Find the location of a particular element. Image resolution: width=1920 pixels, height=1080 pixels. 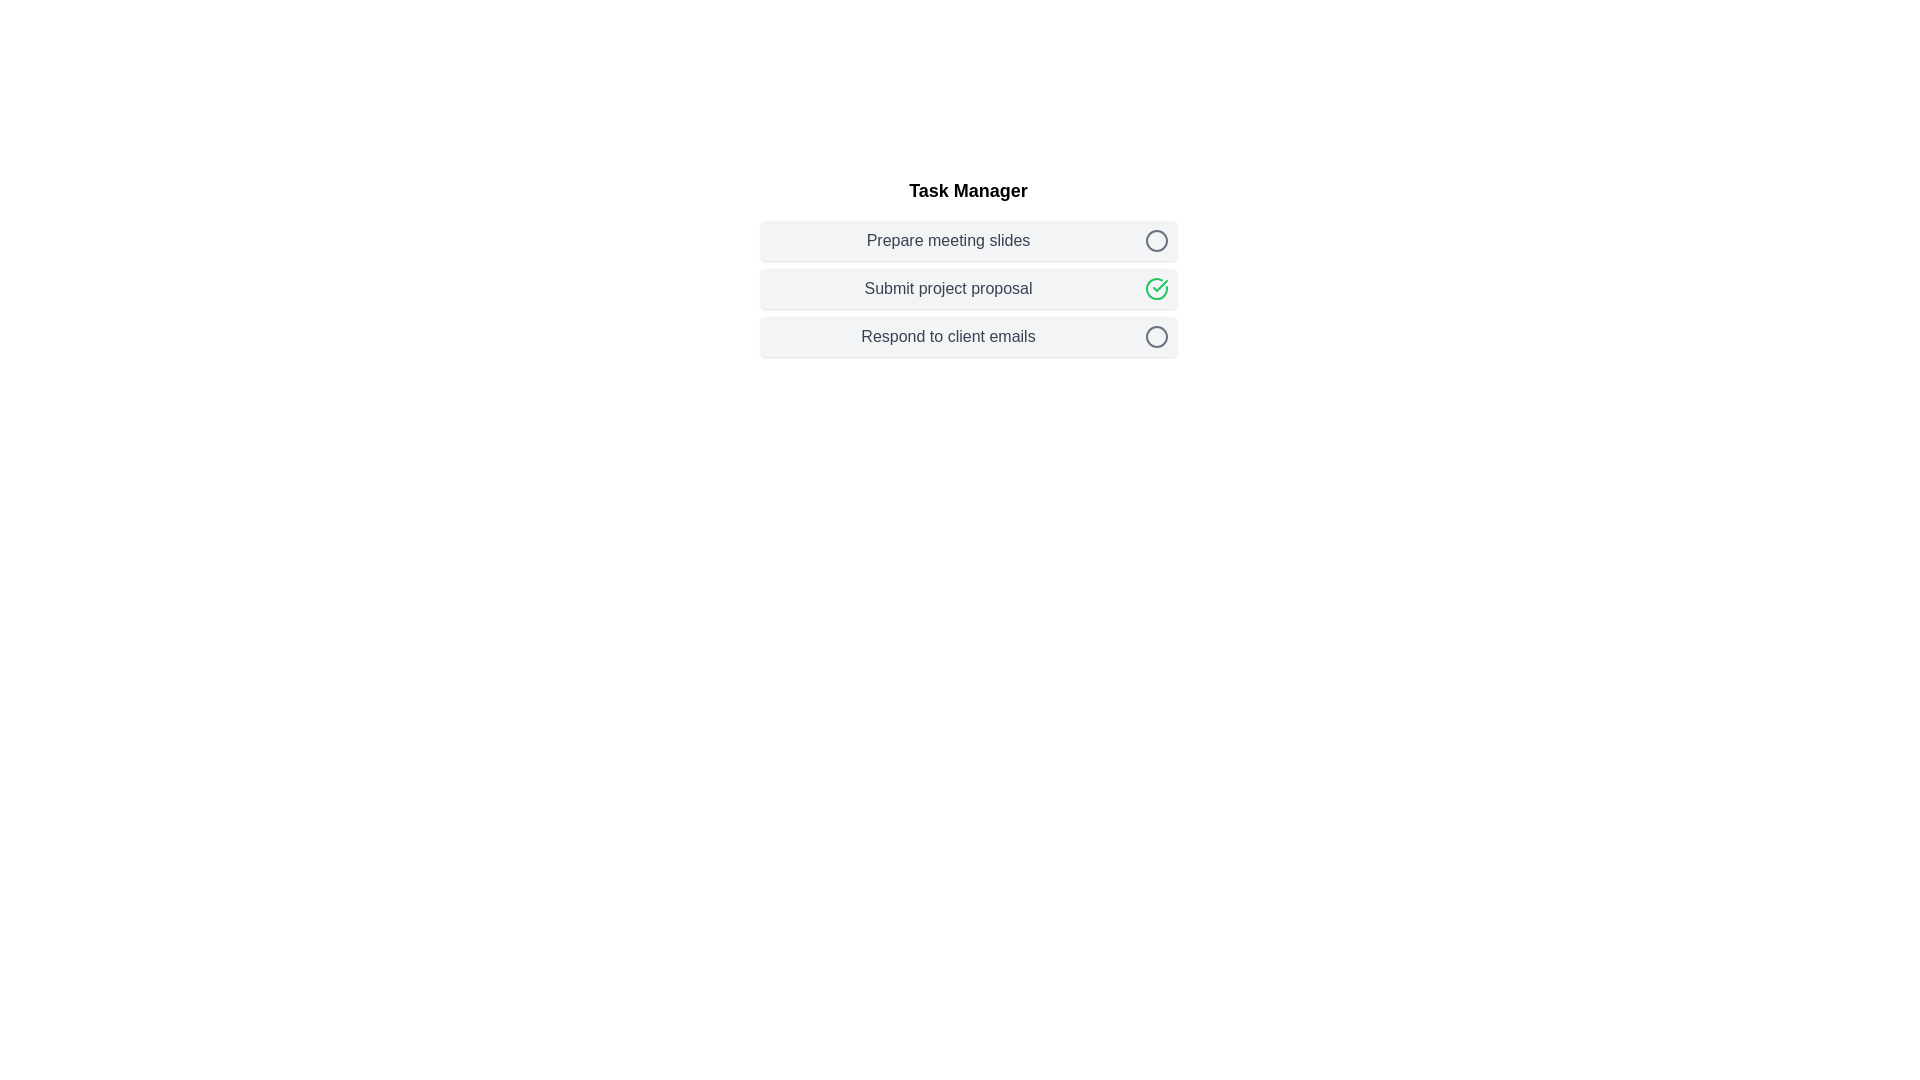

the second task in the 'Task Manager' list, which is 'Submit project proposal' is located at coordinates (968, 265).